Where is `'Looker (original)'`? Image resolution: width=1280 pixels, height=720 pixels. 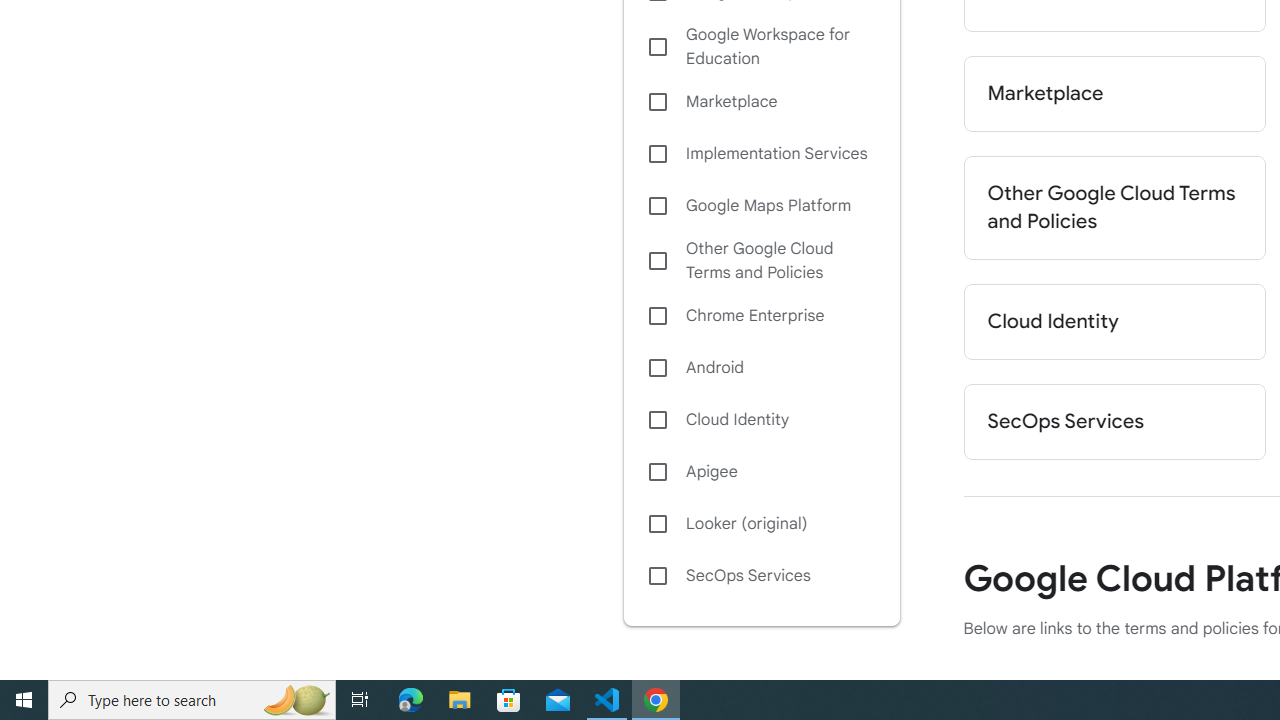 'Looker (original)' is located at coordinates (760, 523).